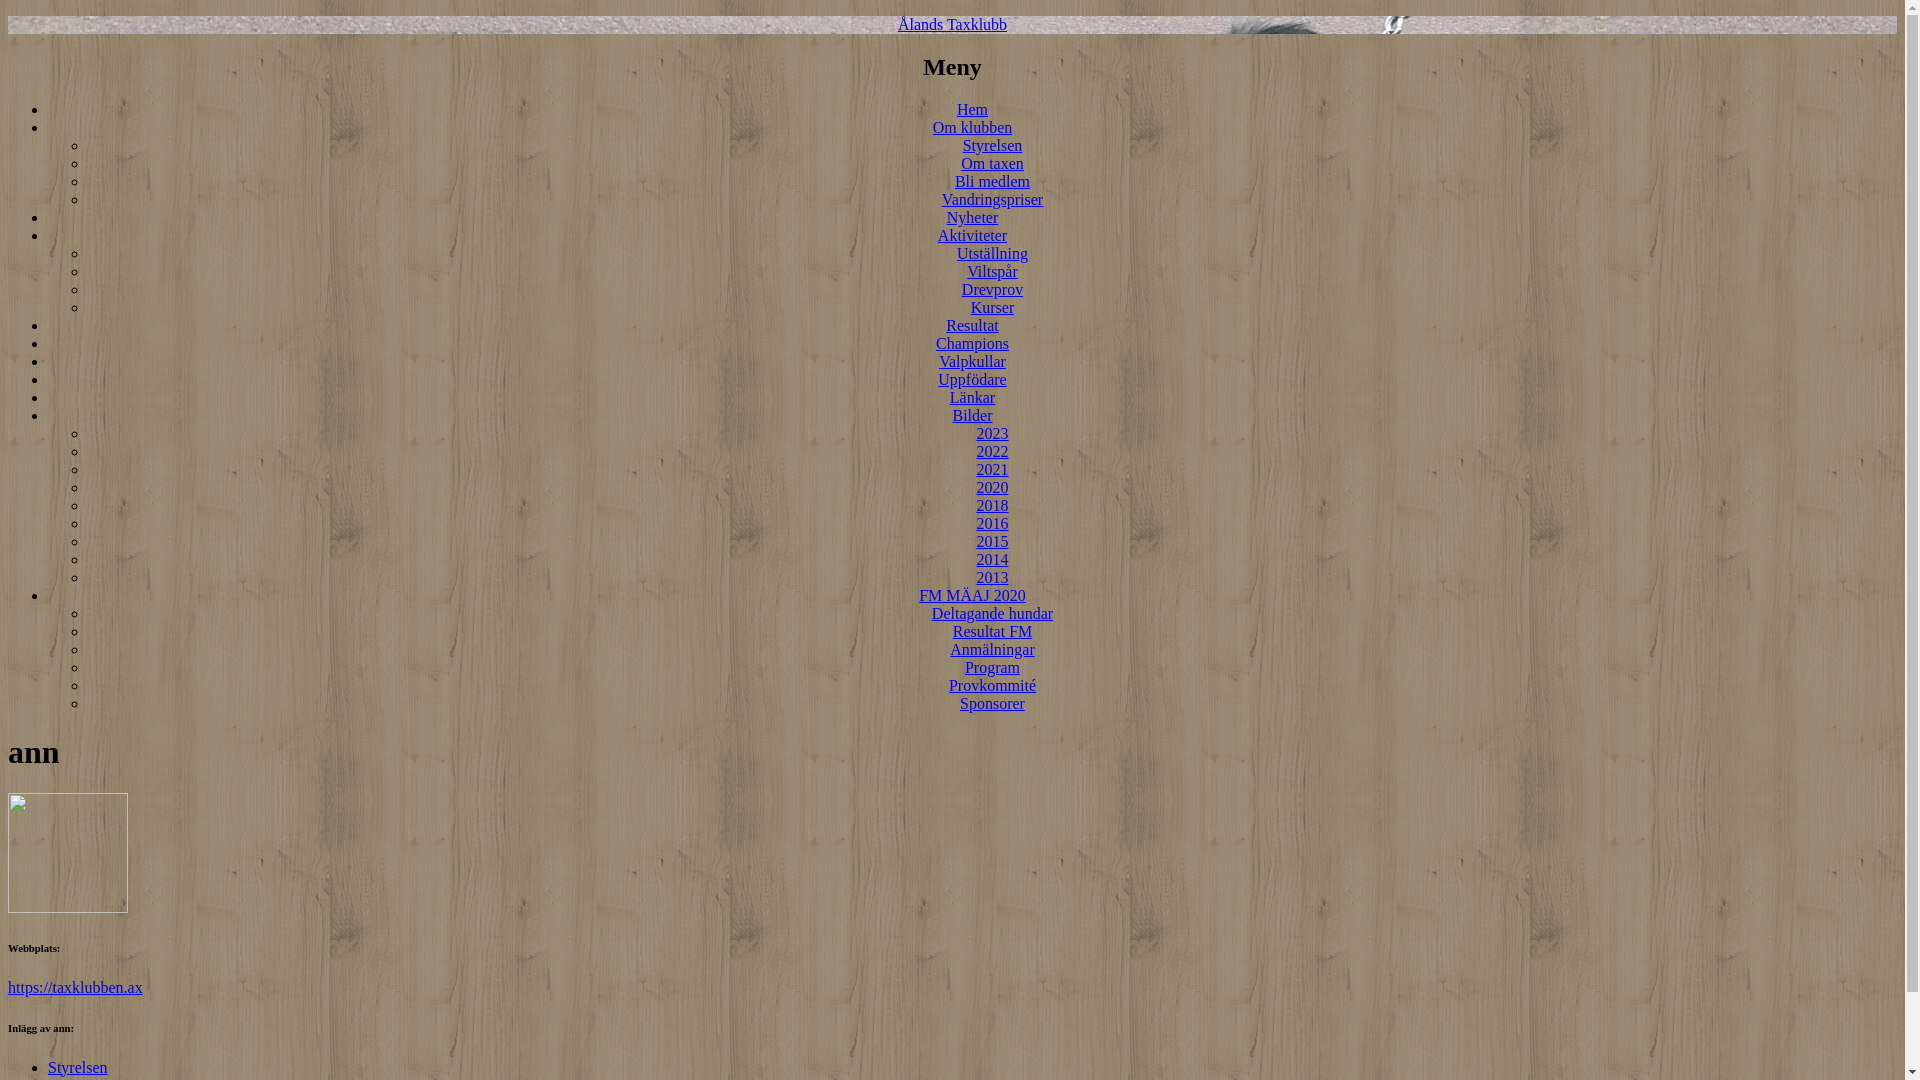 This screenshot has height=1080, width=1920. I want to click on '2018', so click(975, 504).